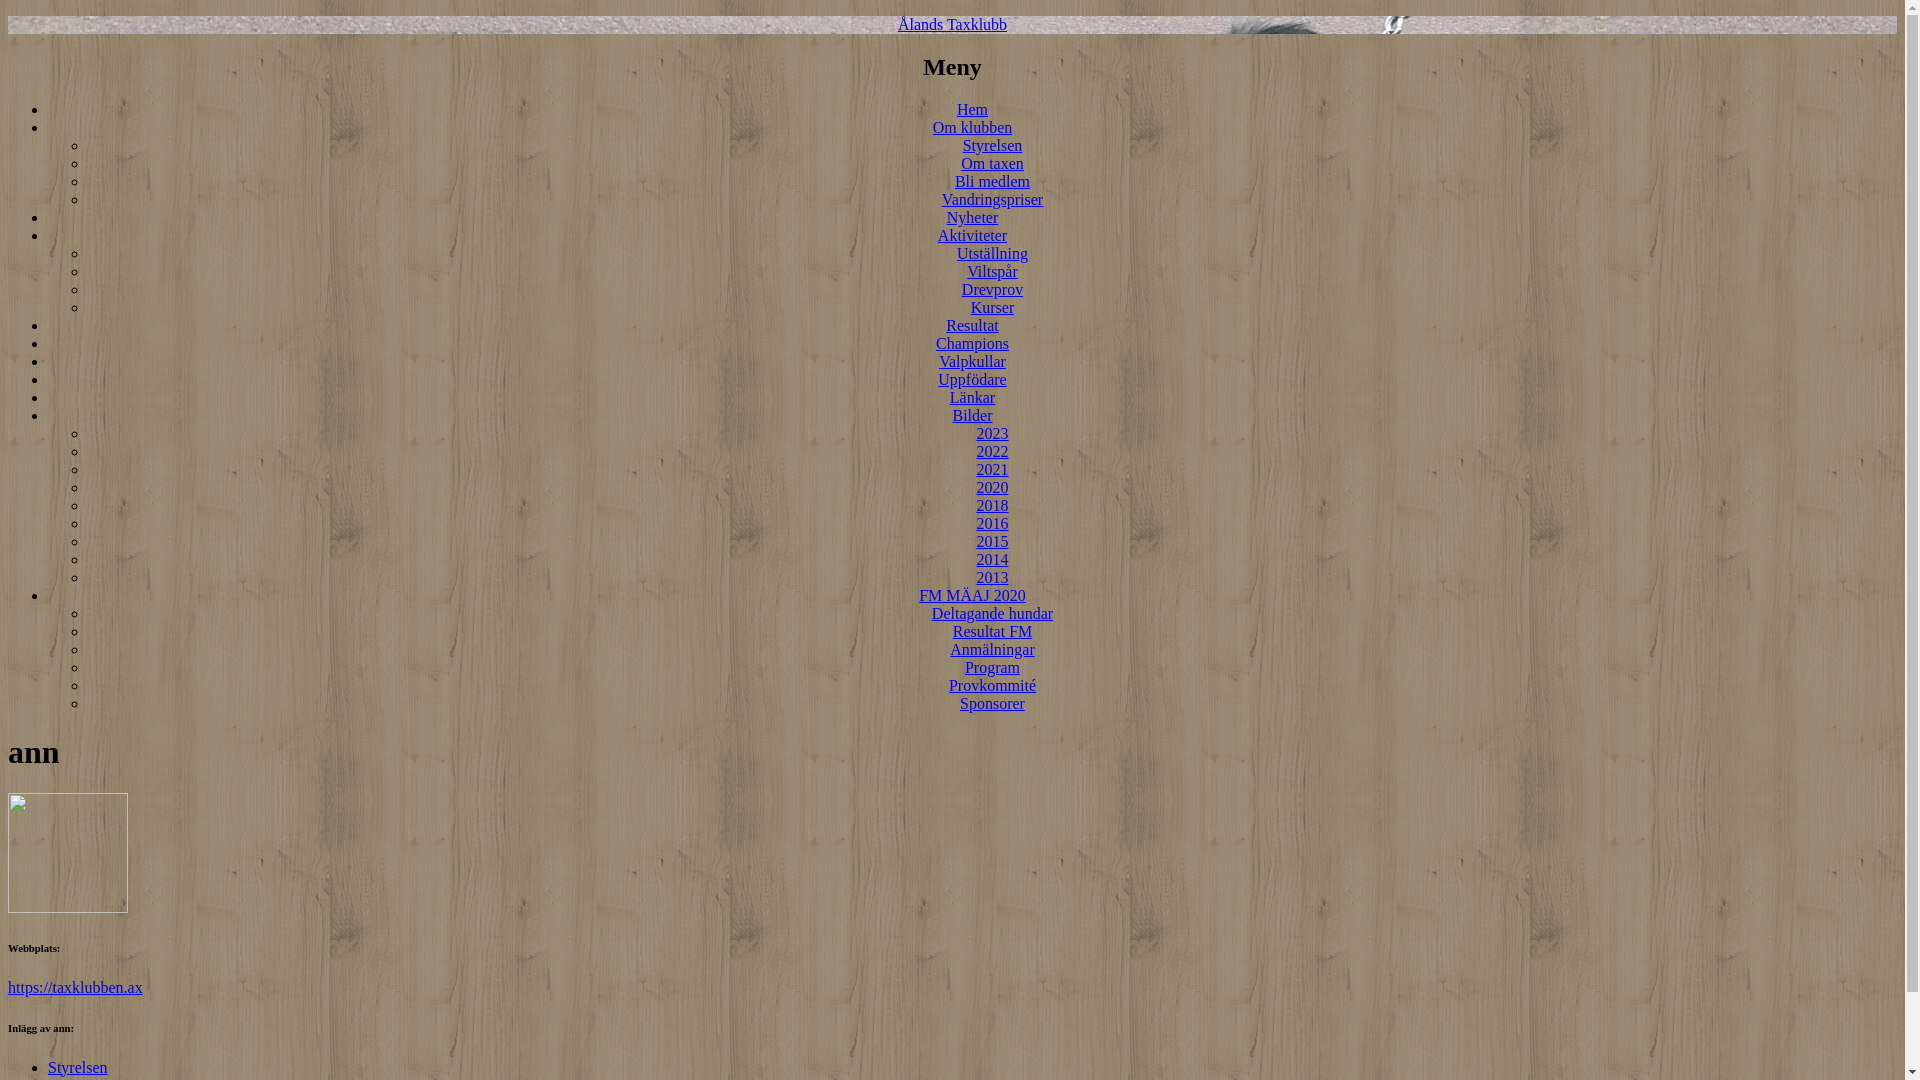 This screenshot has height=1080, width=1920. I want to click on '2018', so click(975, 504).